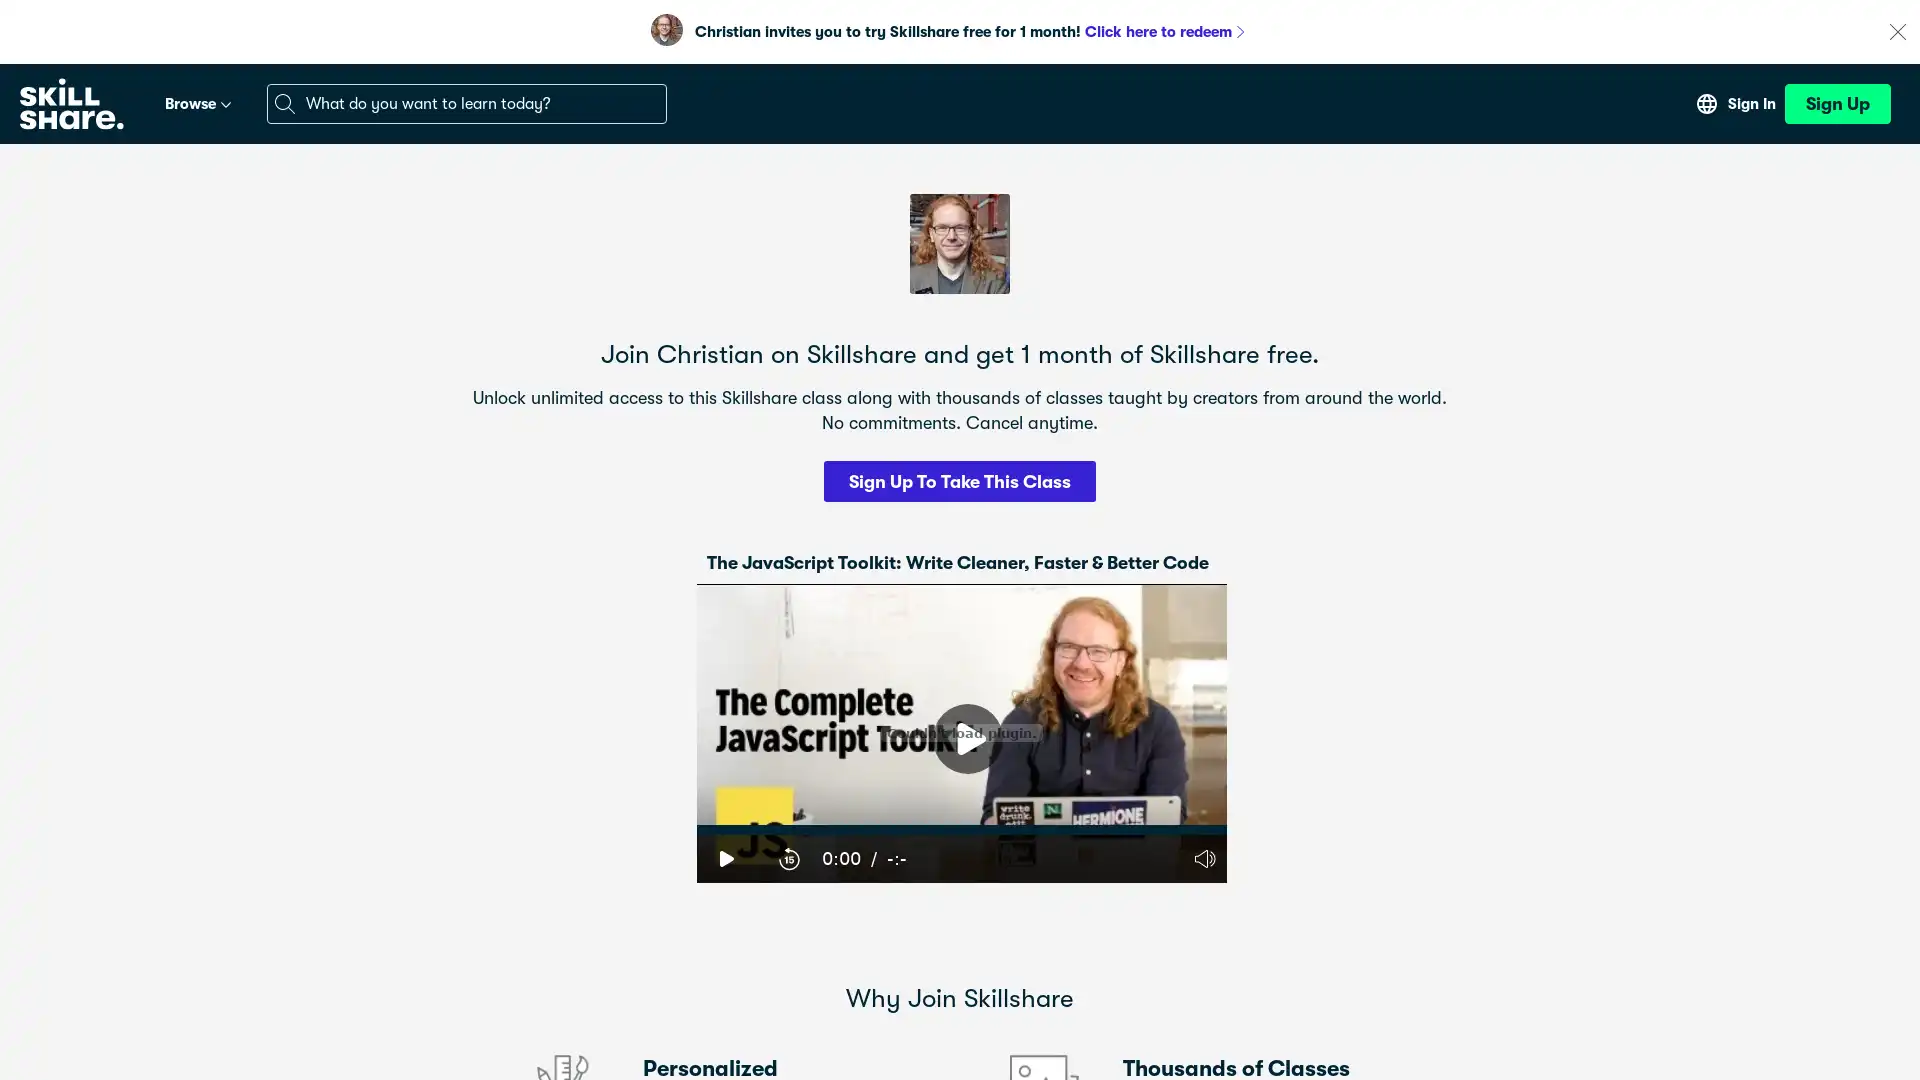  Describe the element at coordinates (788, 856) in the screenshot. I see `15-Second Rewind` at that location.